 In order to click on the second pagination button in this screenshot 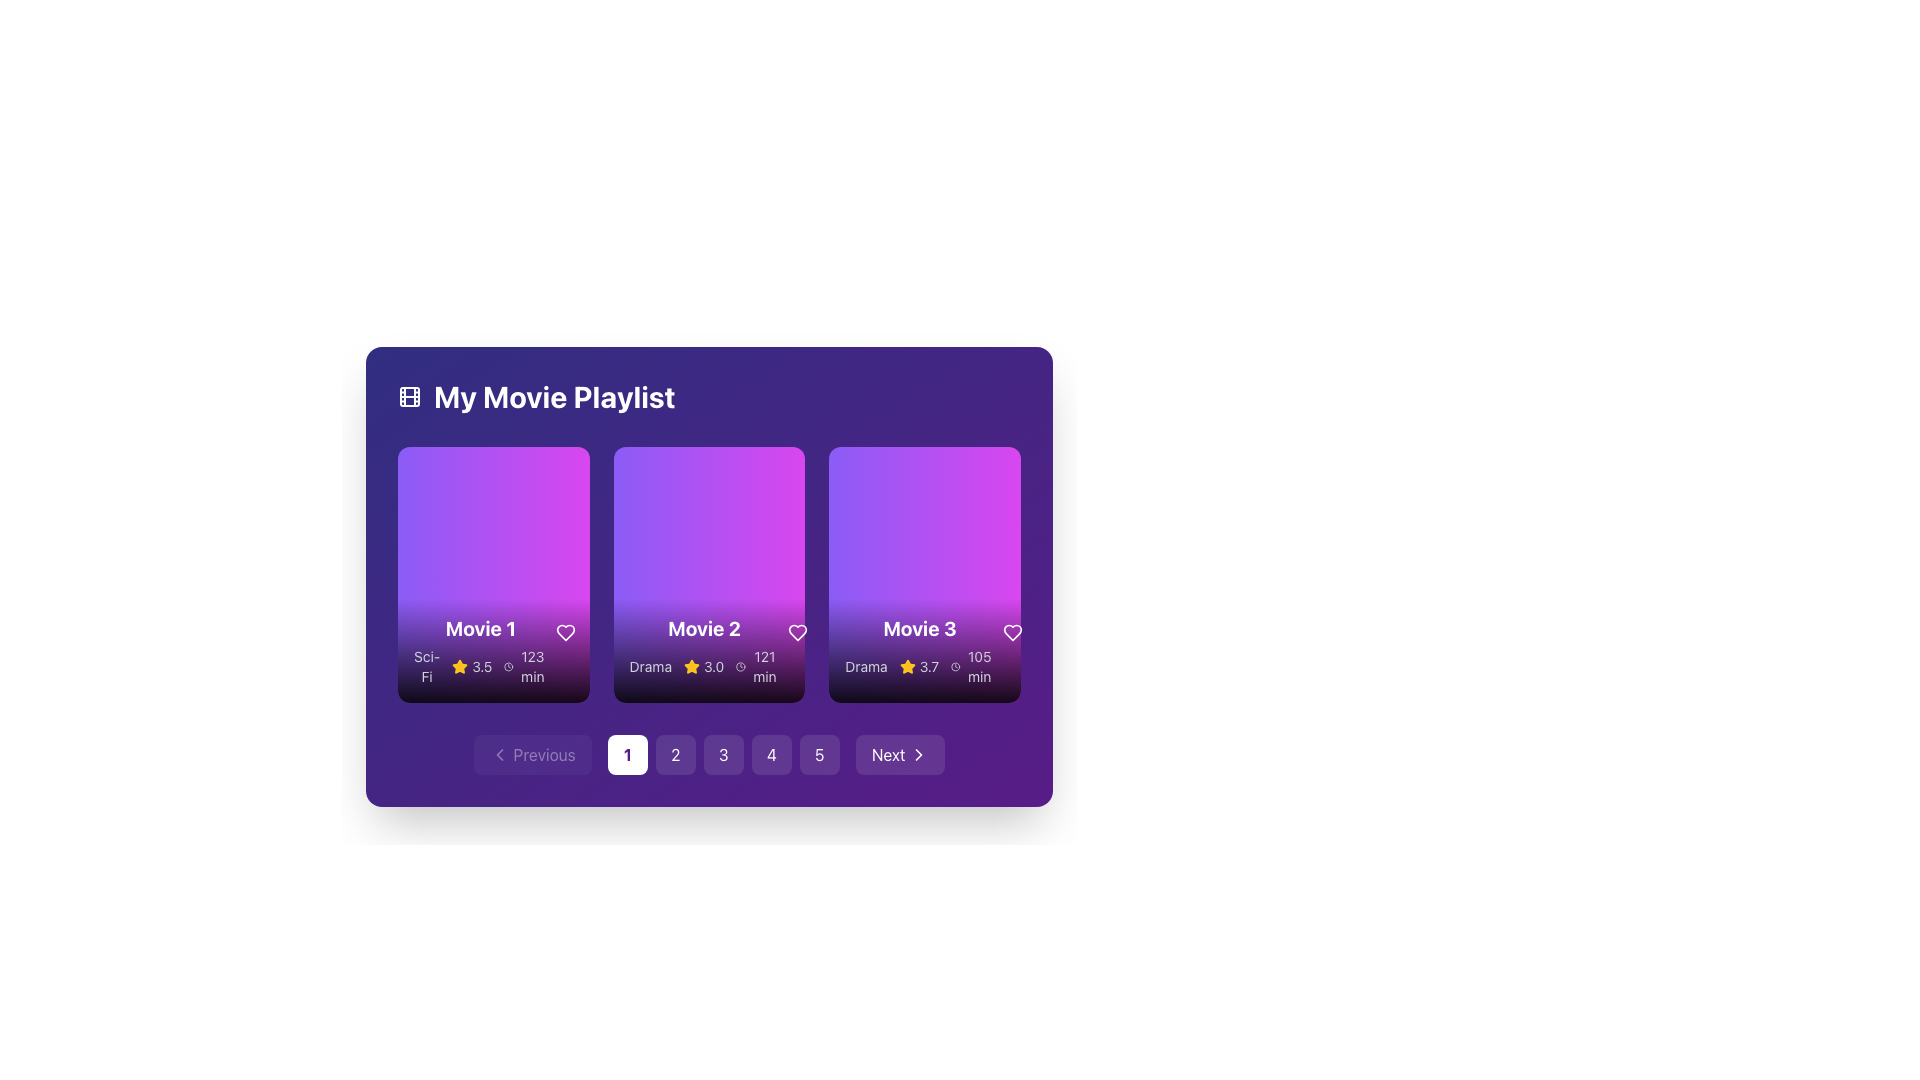, I will do `click(675, 755)`.